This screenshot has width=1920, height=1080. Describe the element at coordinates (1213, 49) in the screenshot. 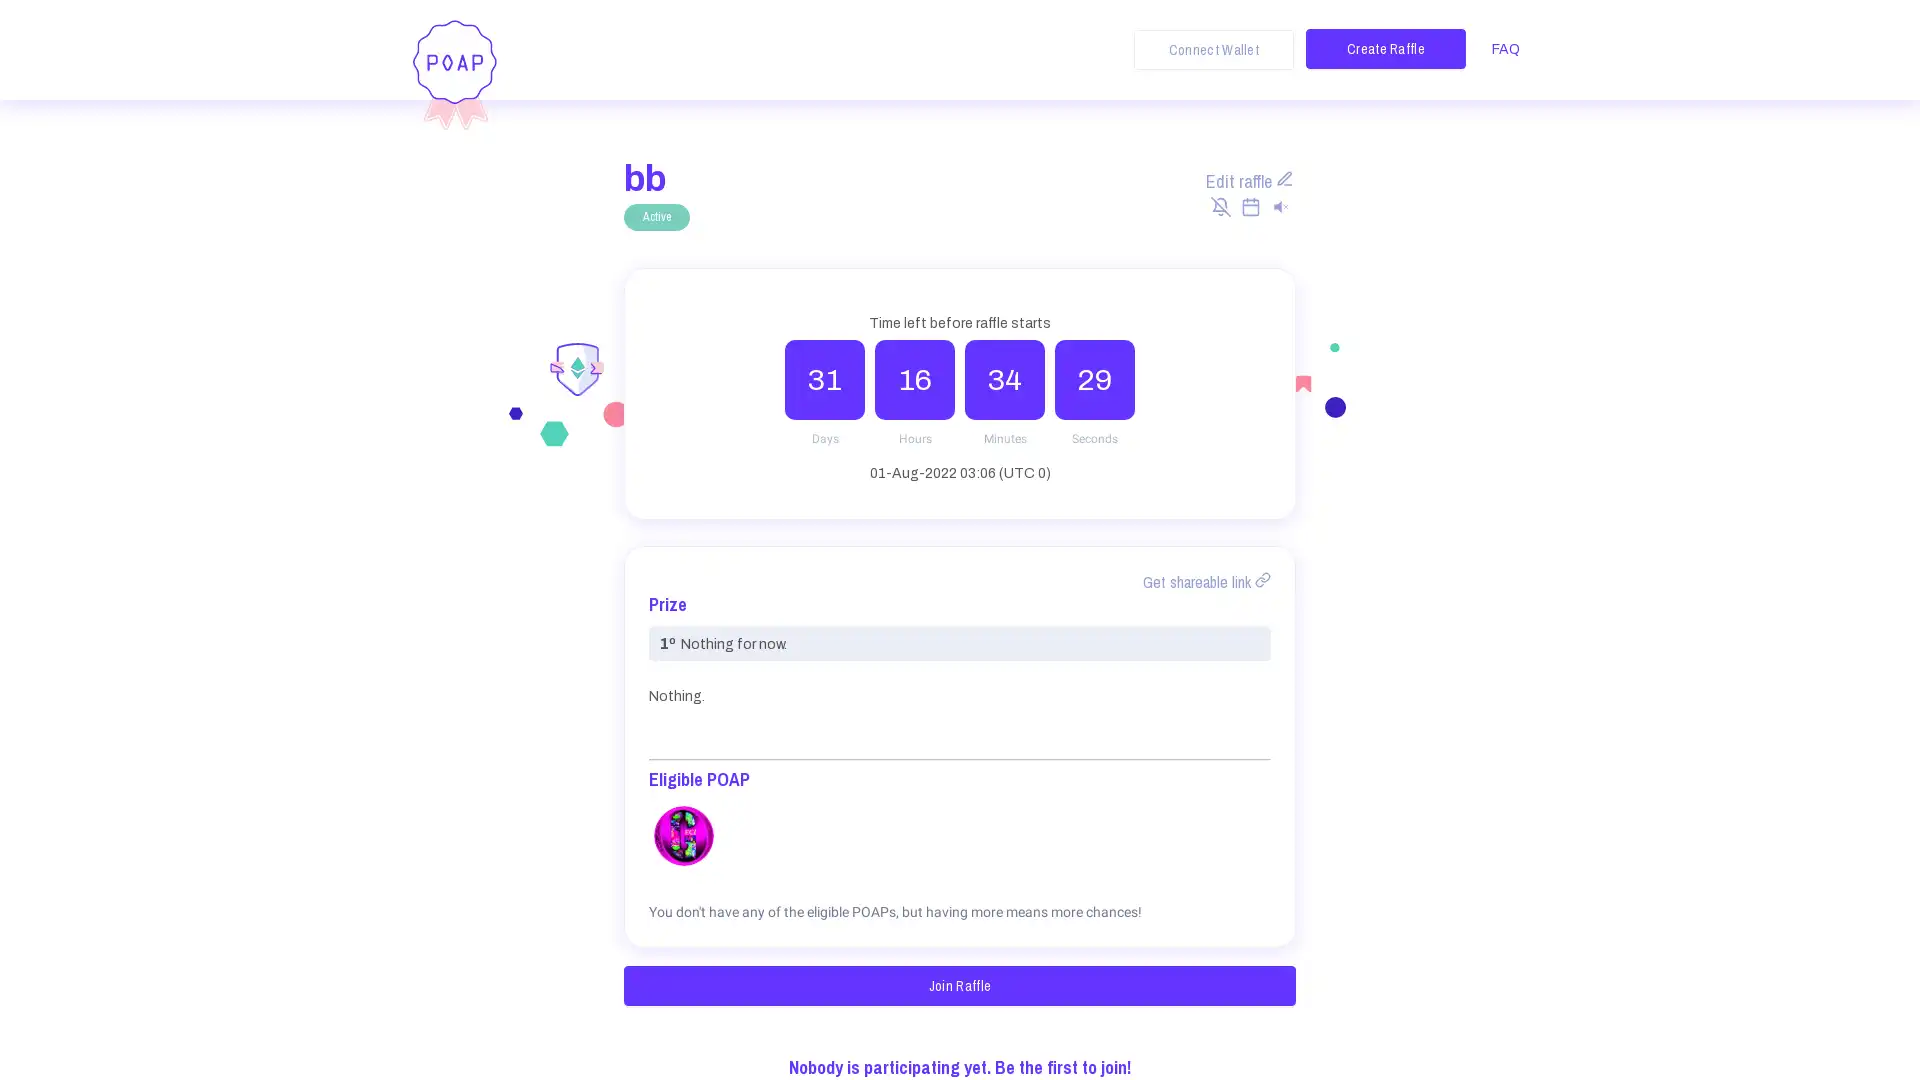

I see `Connect Wallet` at that location.